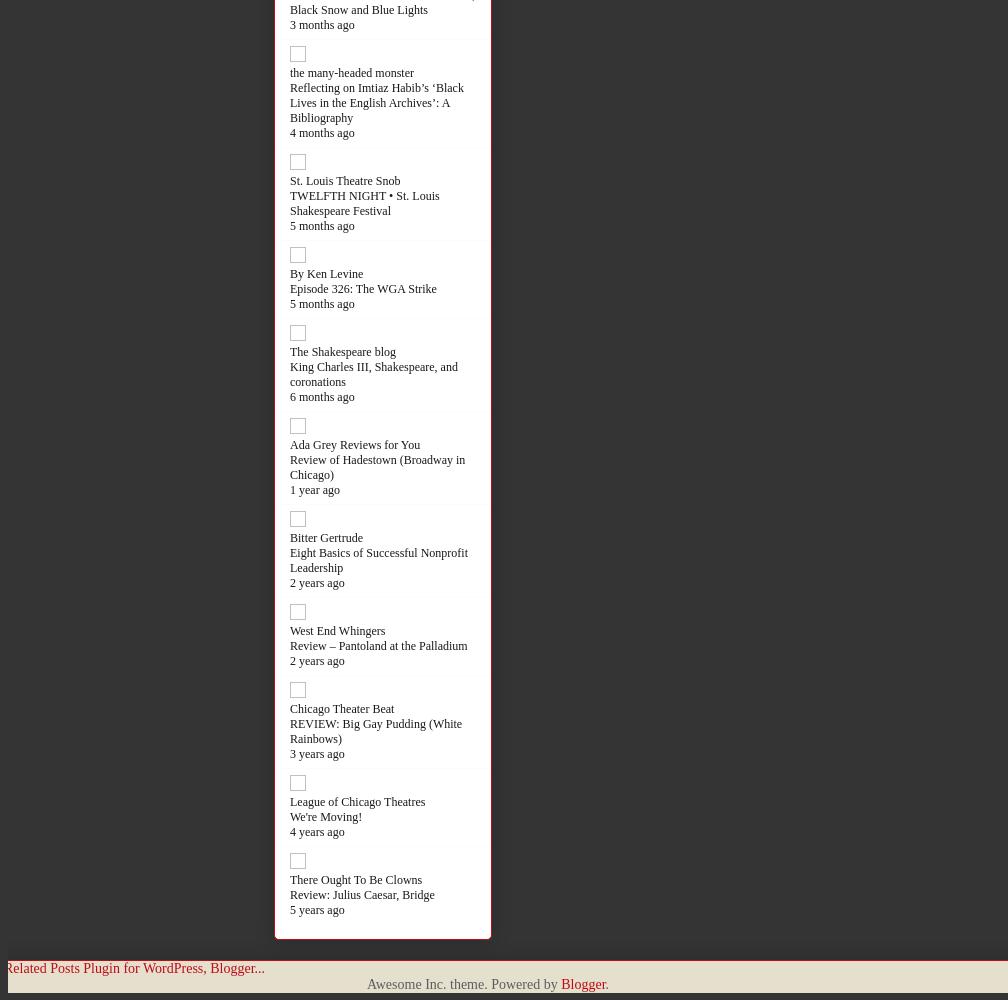  I want to click on 'Bitter Gertrude', so click(290, 537).